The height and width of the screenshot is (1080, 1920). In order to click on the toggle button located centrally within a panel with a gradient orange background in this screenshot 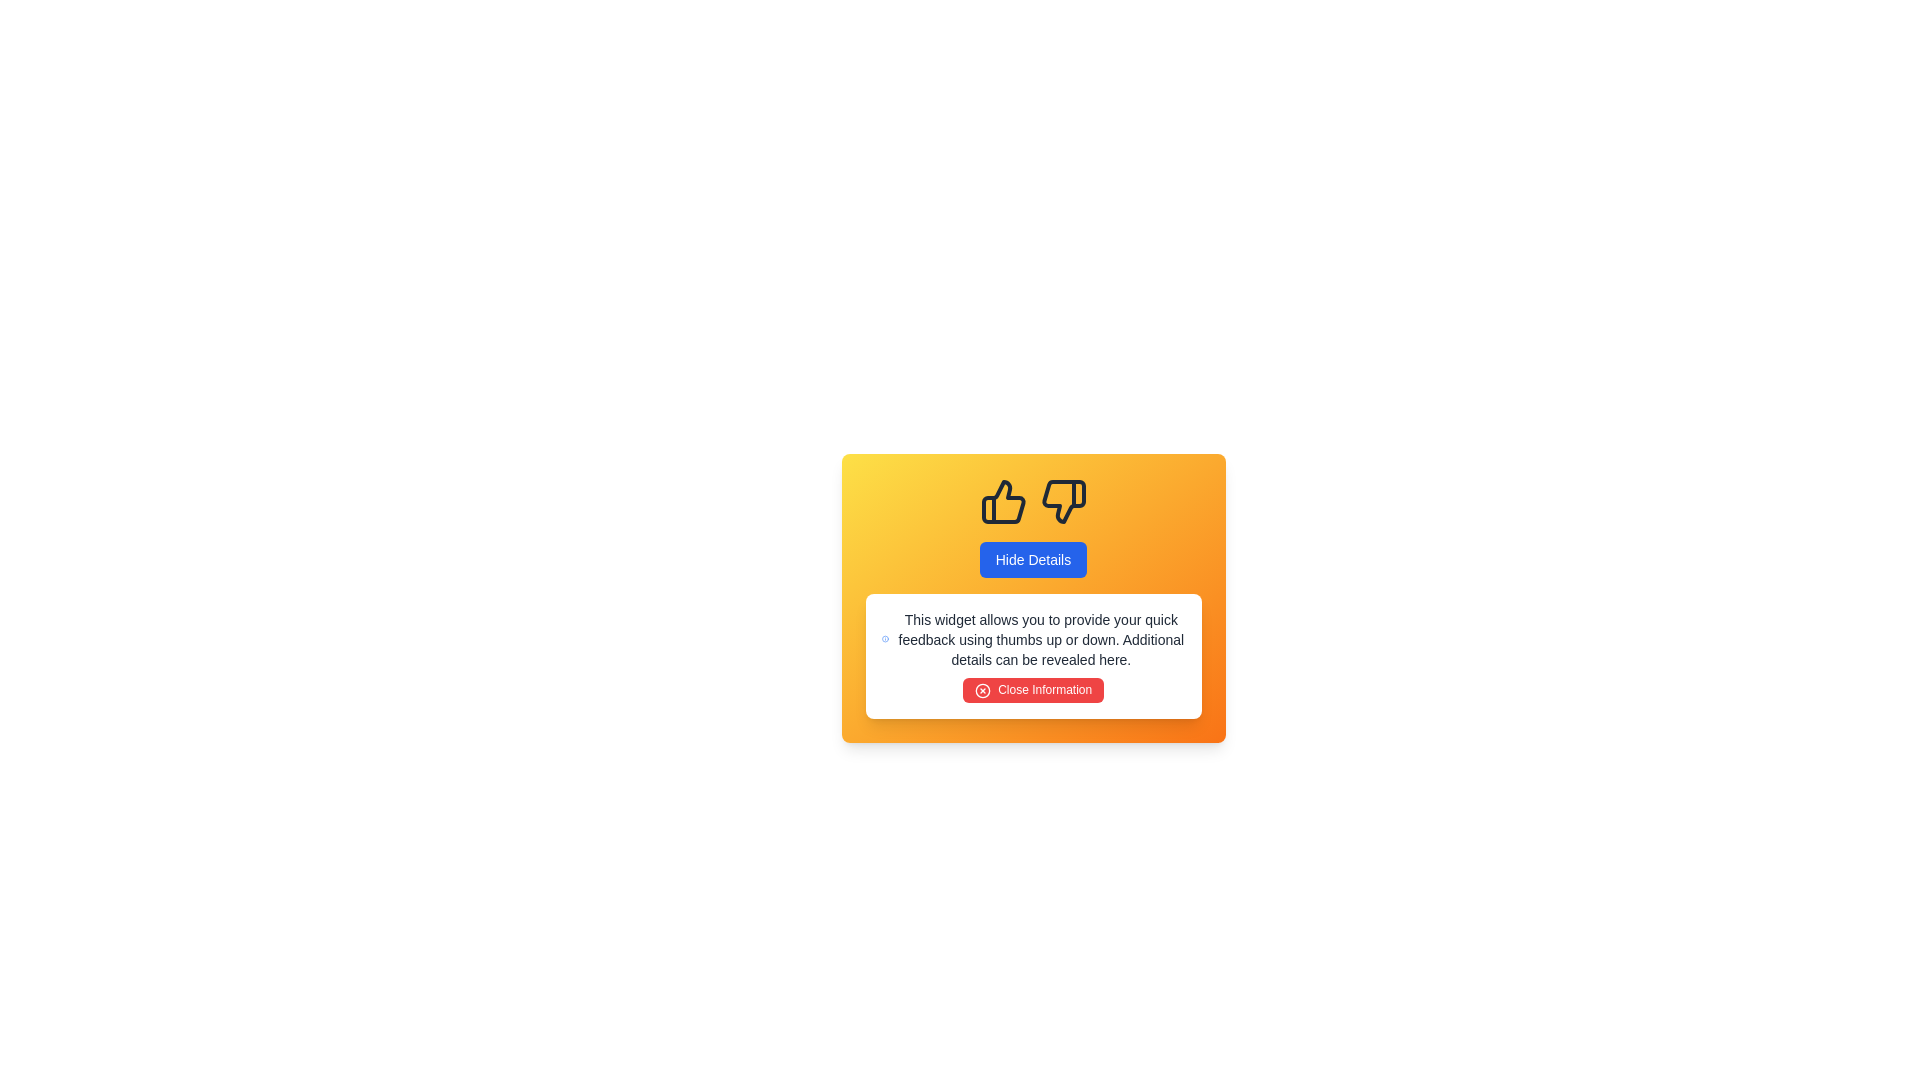, I will do `click(1033, 559)`.